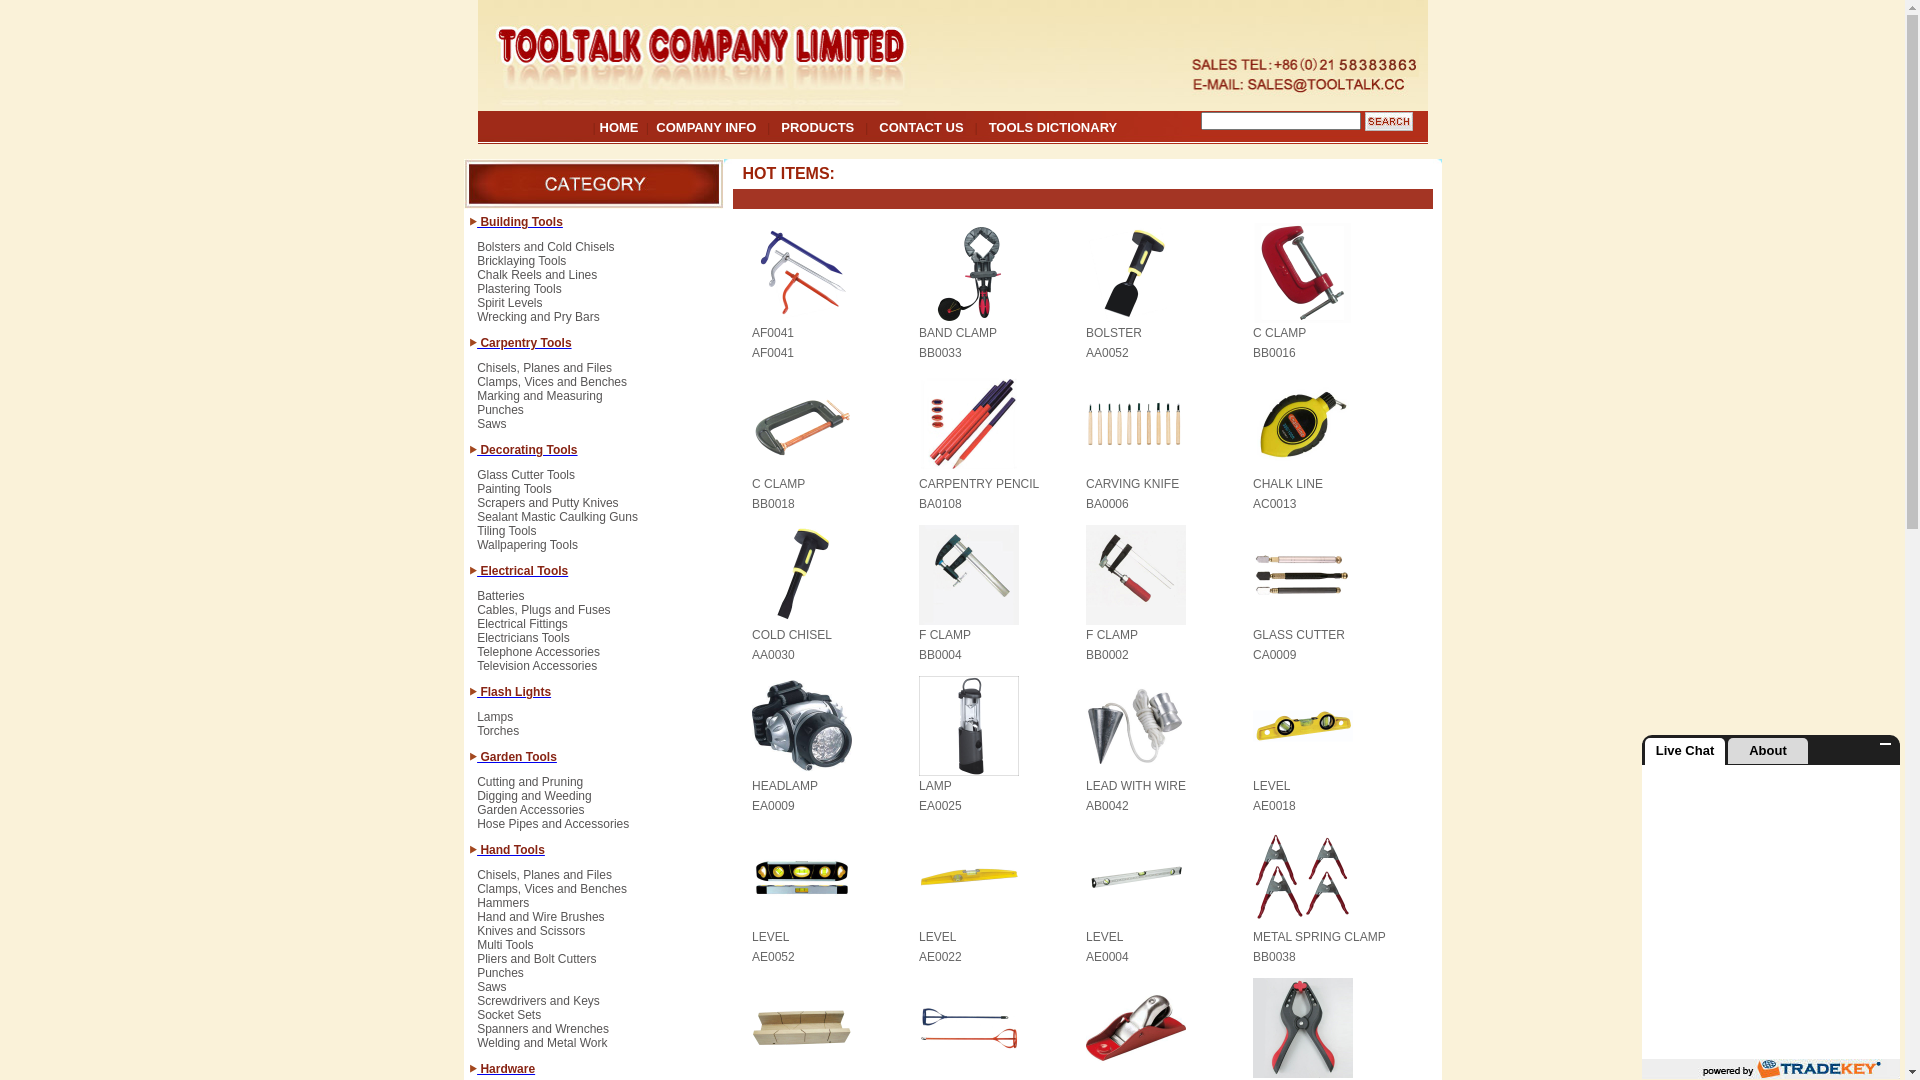 This screenshot has width=1920, height=1080. What do you see at coordinates (705, 127) in the screenshot?
I see `'COMPANY INFO'` at bounding box center [705, 127].